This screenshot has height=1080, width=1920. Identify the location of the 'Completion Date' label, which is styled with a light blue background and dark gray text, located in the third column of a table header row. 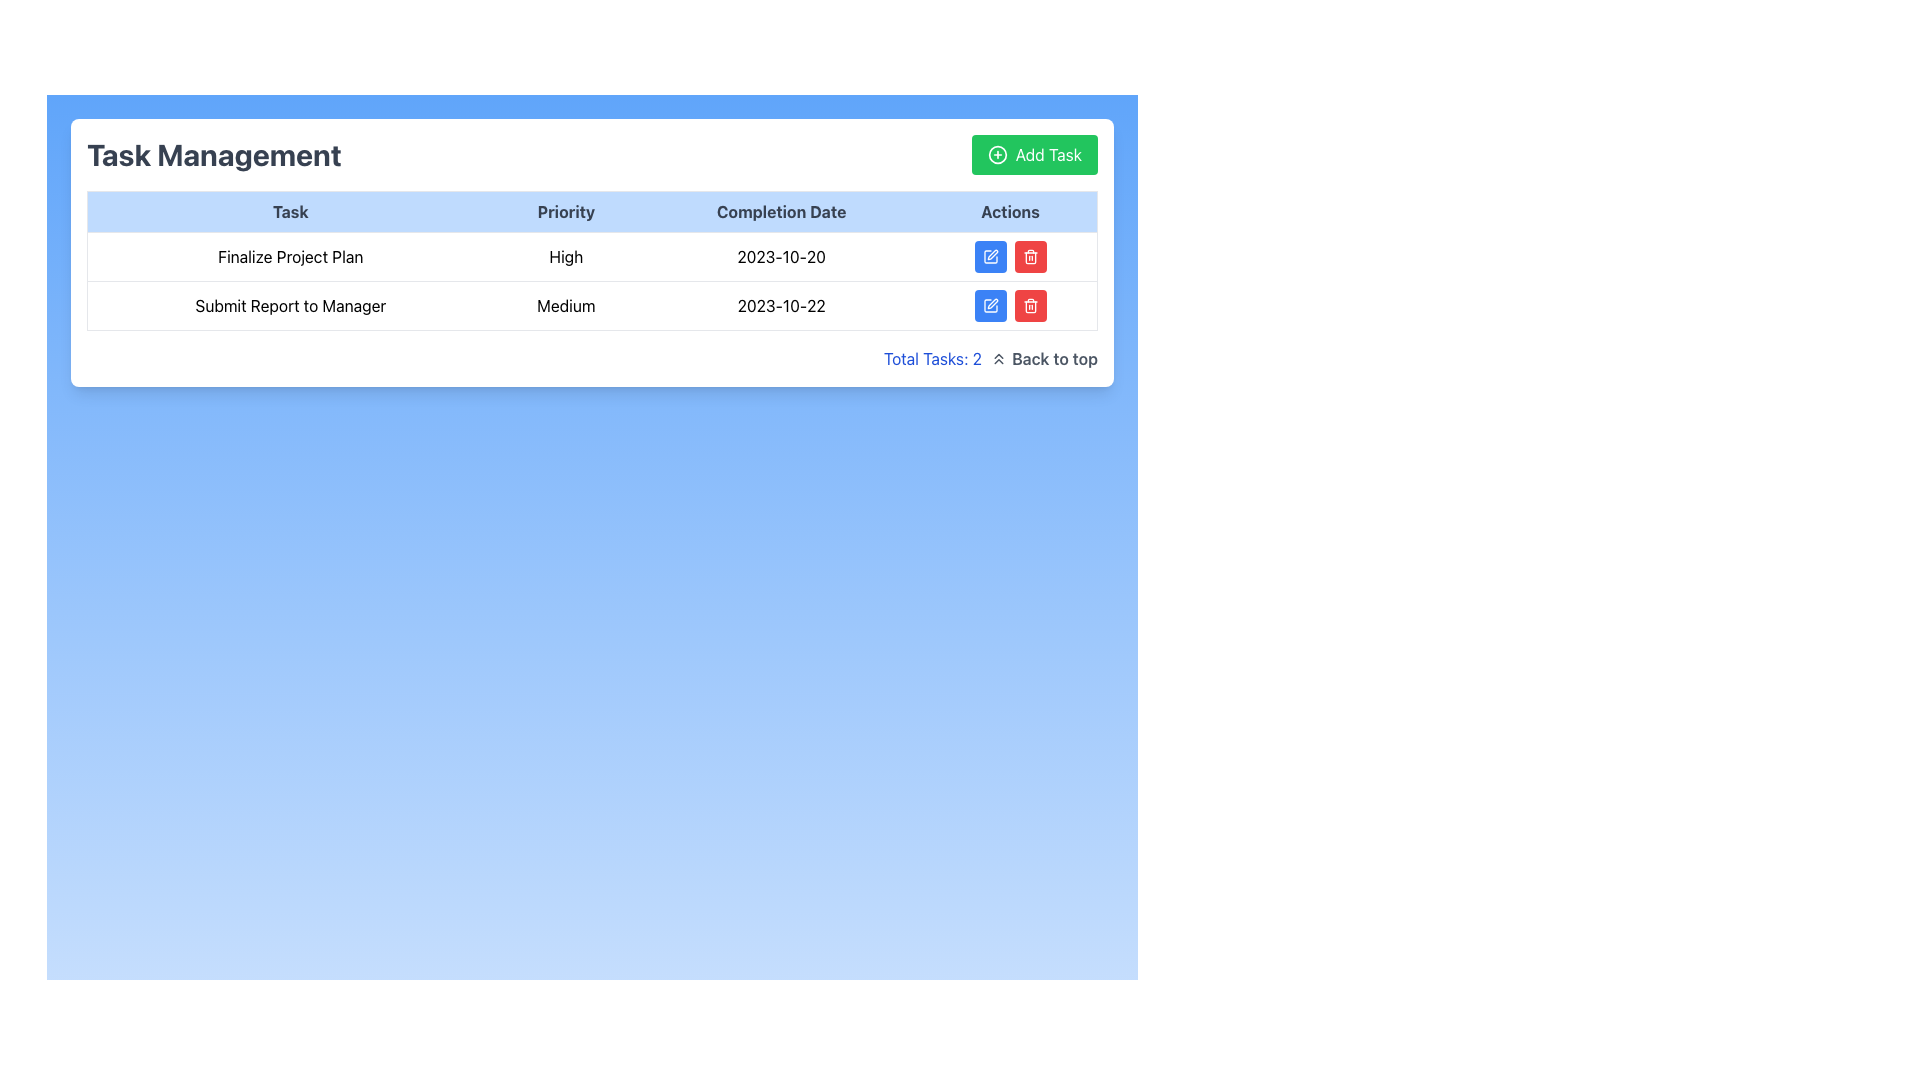
(780, 212).